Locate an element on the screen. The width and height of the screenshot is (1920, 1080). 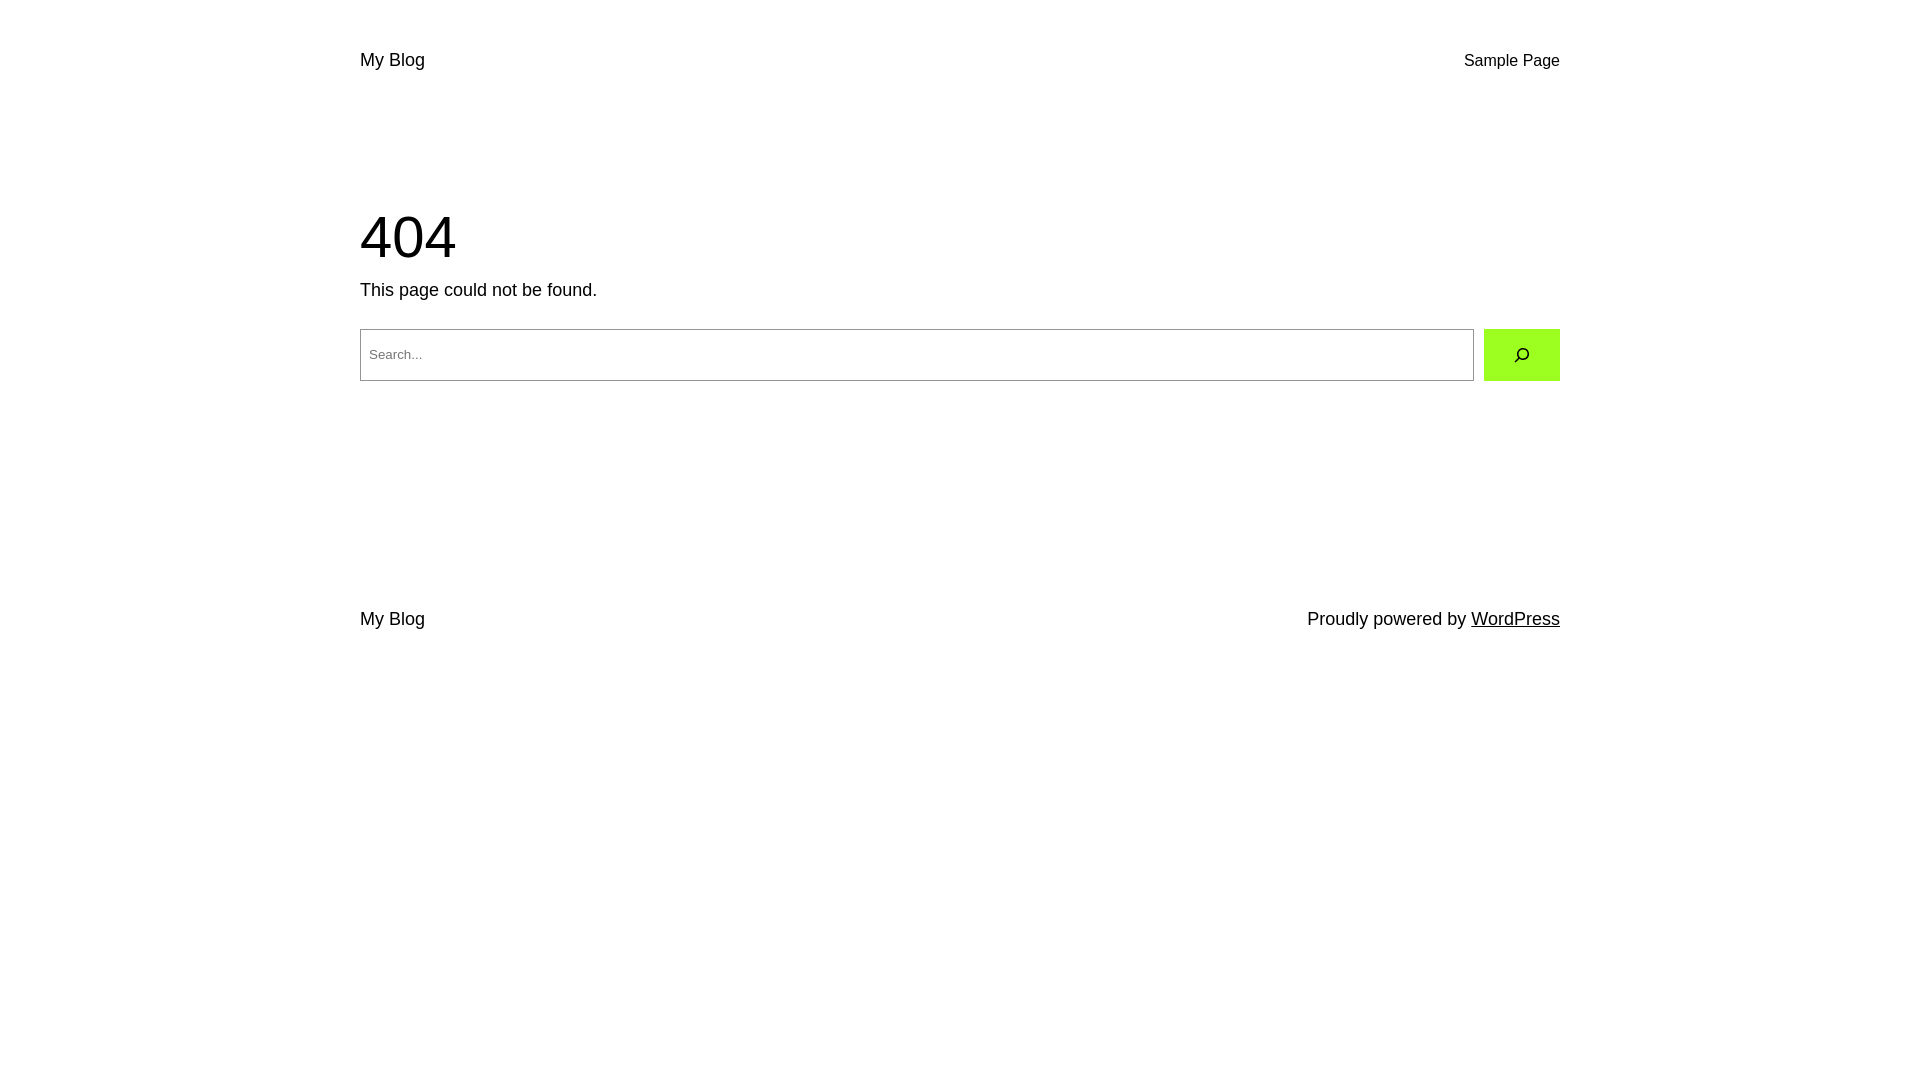
'Sample Page' is located at coordinates (1512, 60).